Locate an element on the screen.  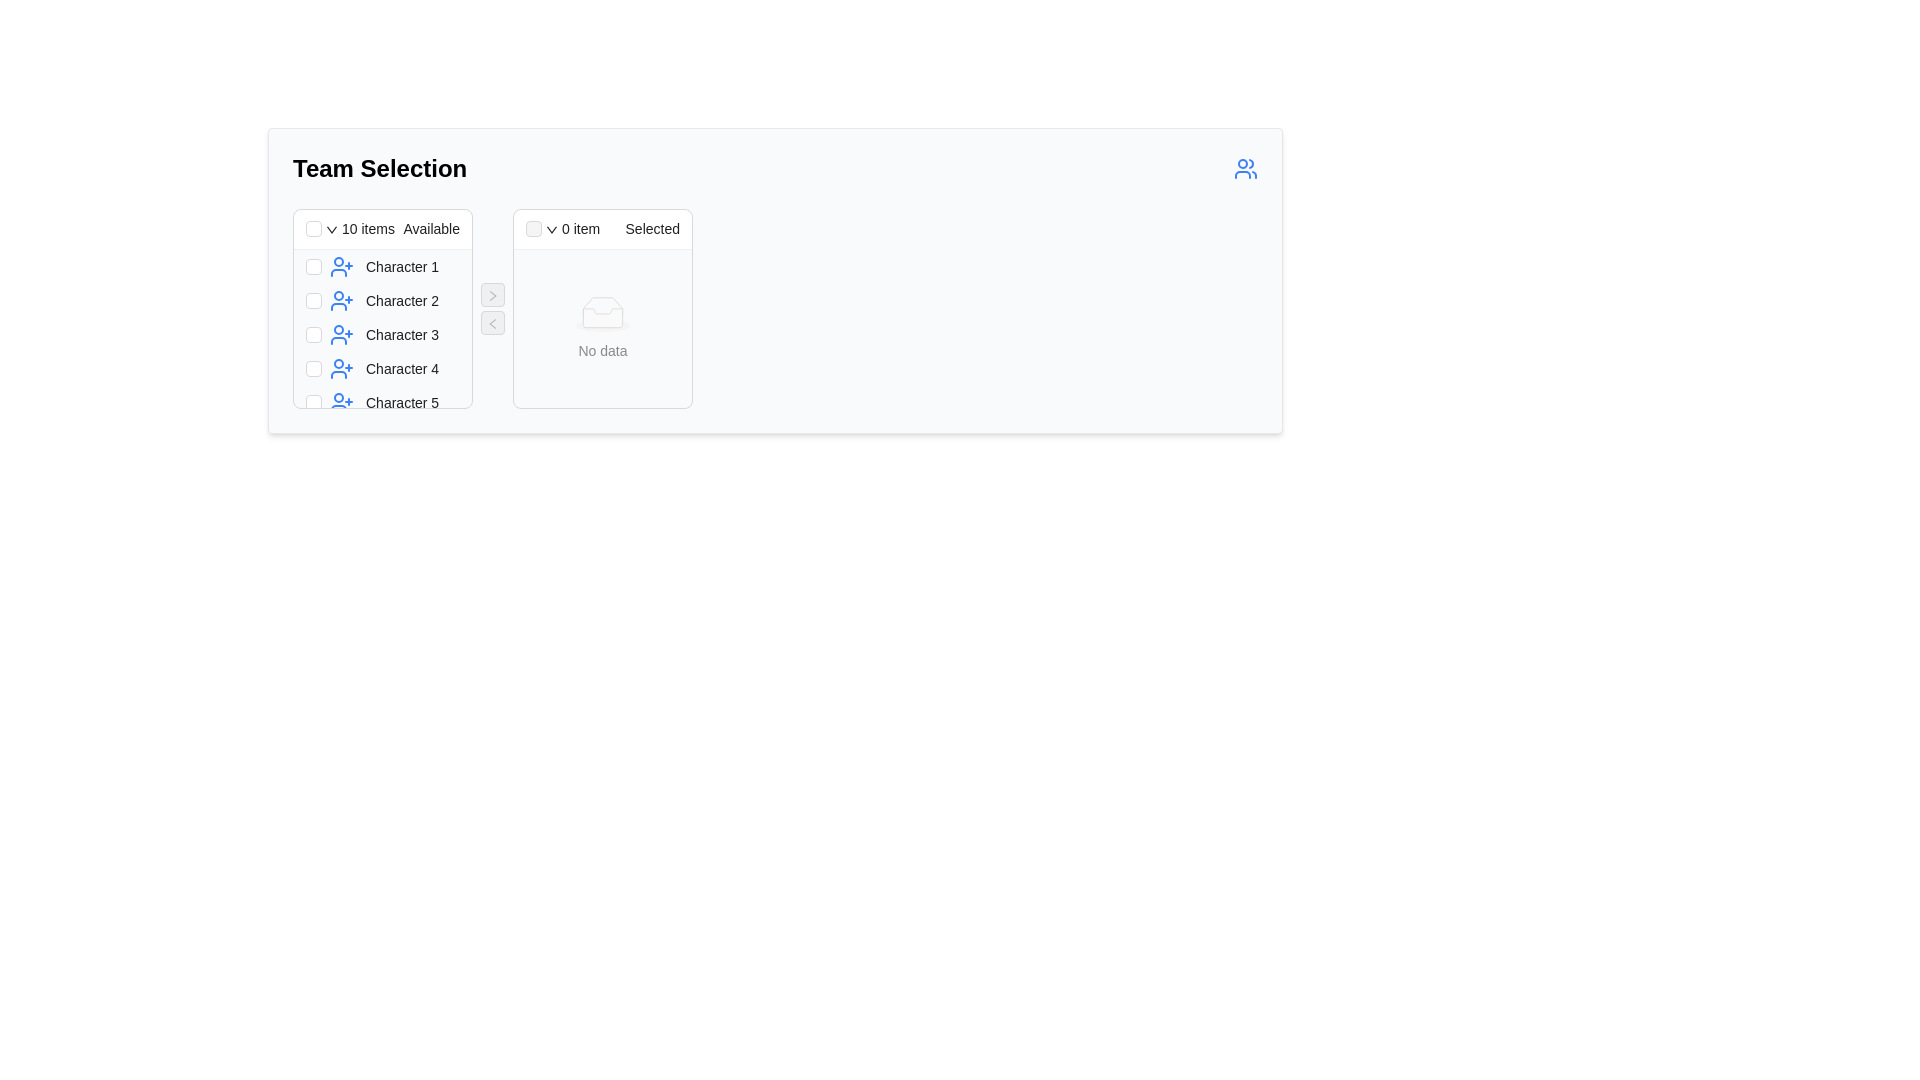
the checkbox for 'Character 4' in the 'Team Selection' section is located at coordinates (312, 369).